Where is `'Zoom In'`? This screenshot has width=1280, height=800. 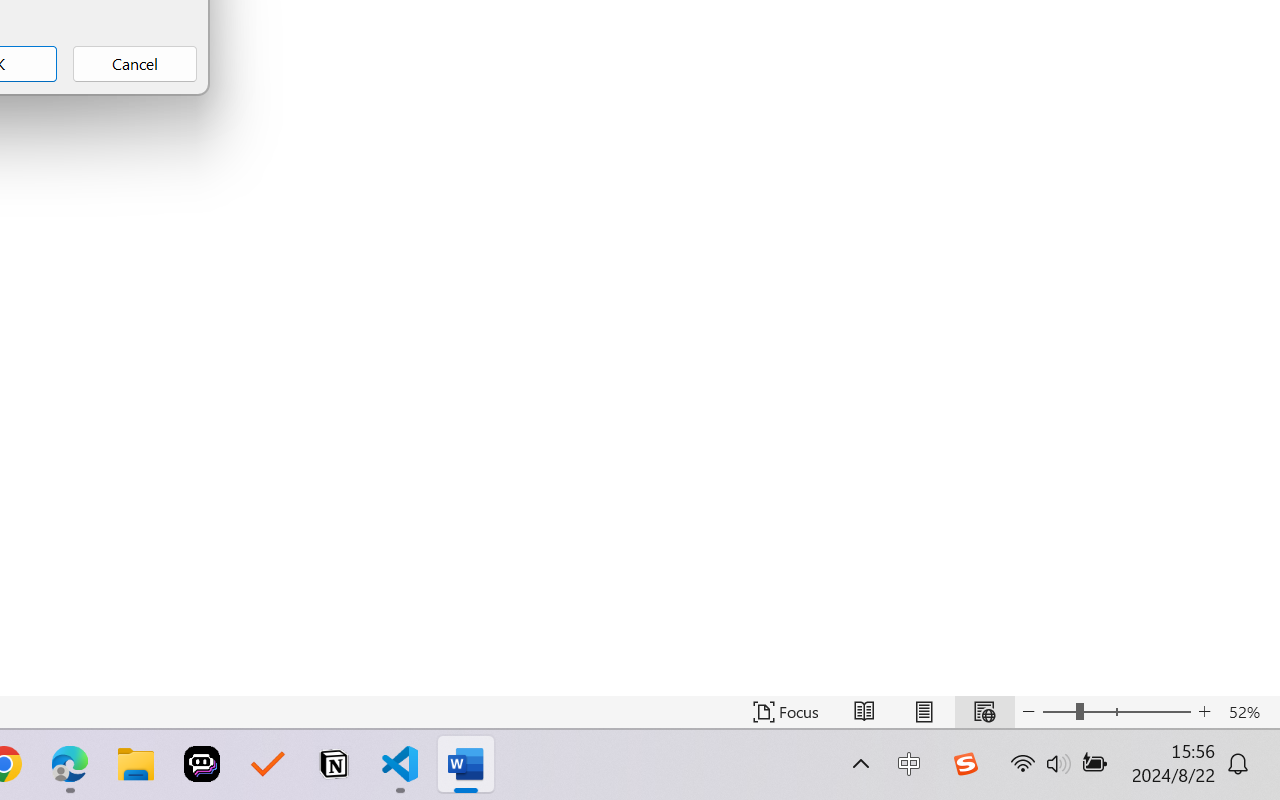
'Zoom In' is located at coordinates (1204, 711).